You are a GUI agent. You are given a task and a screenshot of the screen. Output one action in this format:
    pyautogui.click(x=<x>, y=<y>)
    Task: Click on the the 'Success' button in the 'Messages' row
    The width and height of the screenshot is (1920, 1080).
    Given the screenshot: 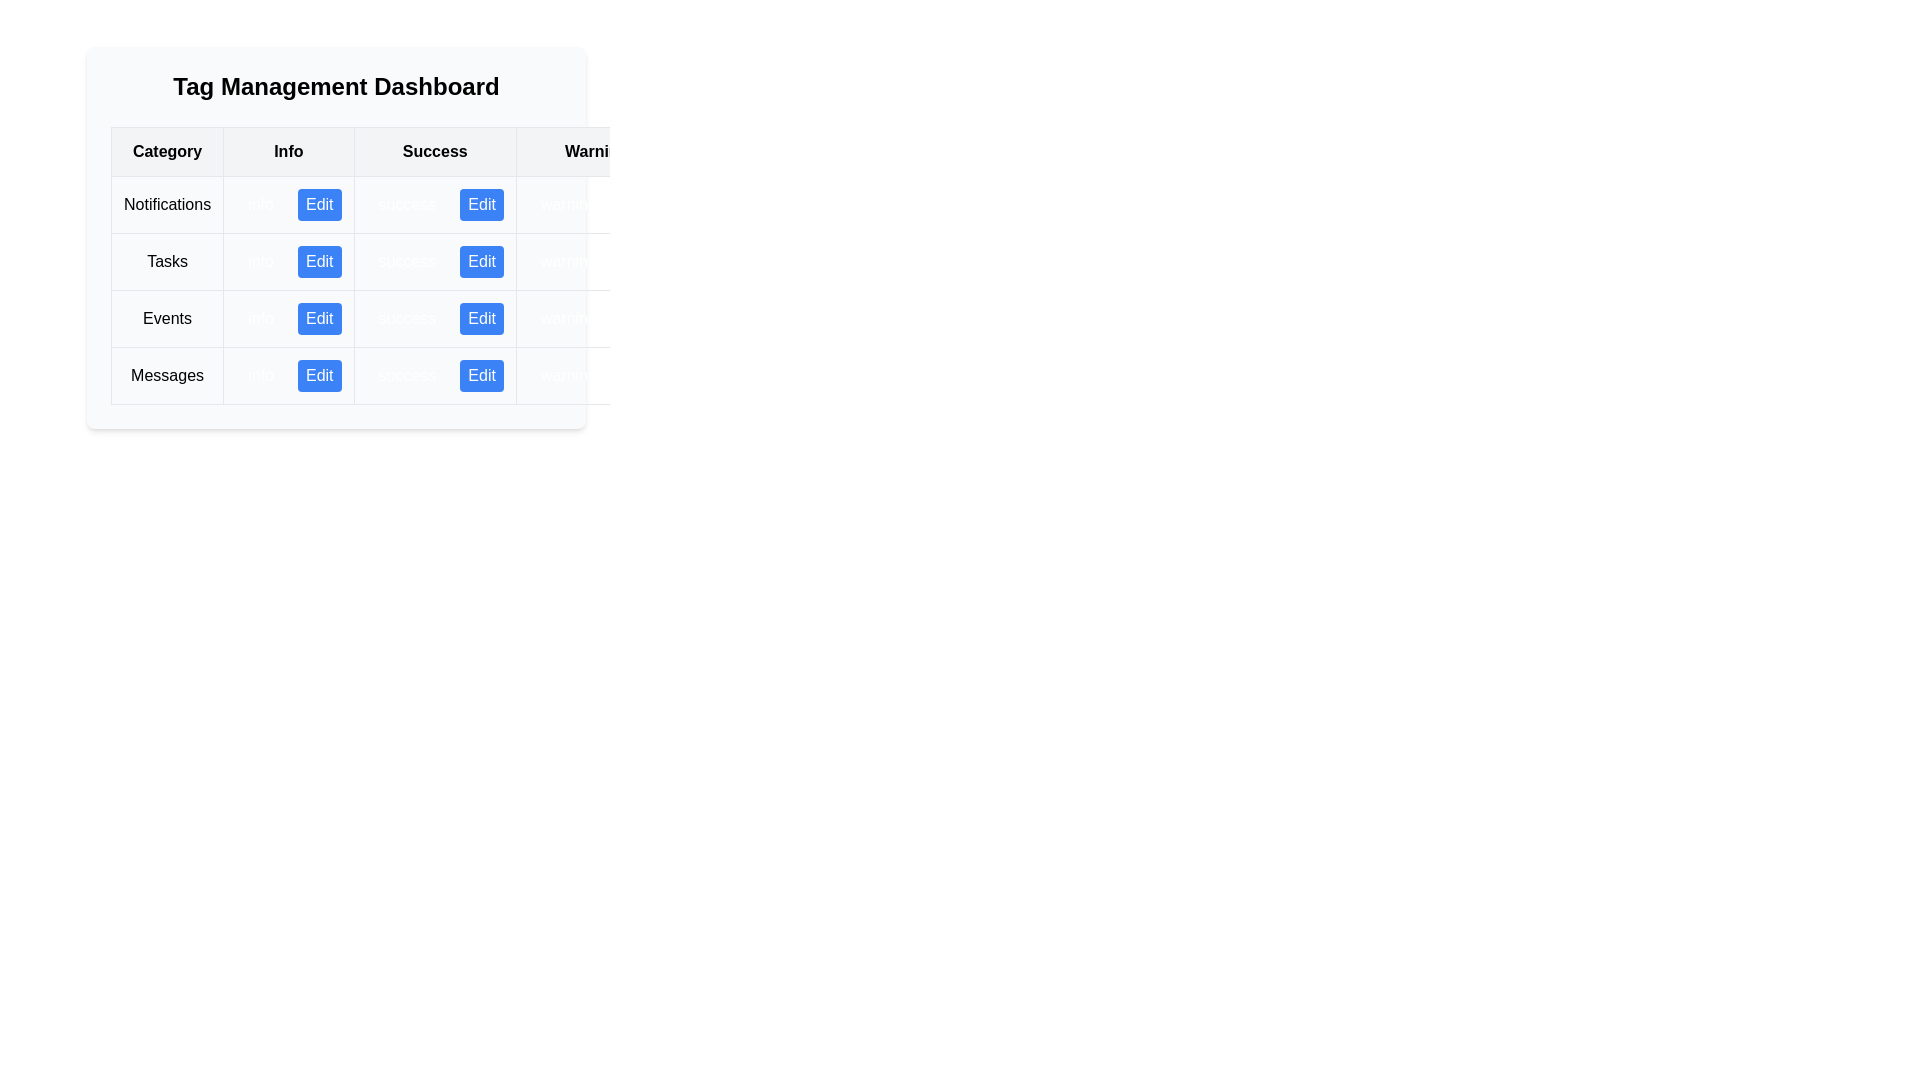 What is the action you would take?
    pyautogui.click(x=462, y=375)
    